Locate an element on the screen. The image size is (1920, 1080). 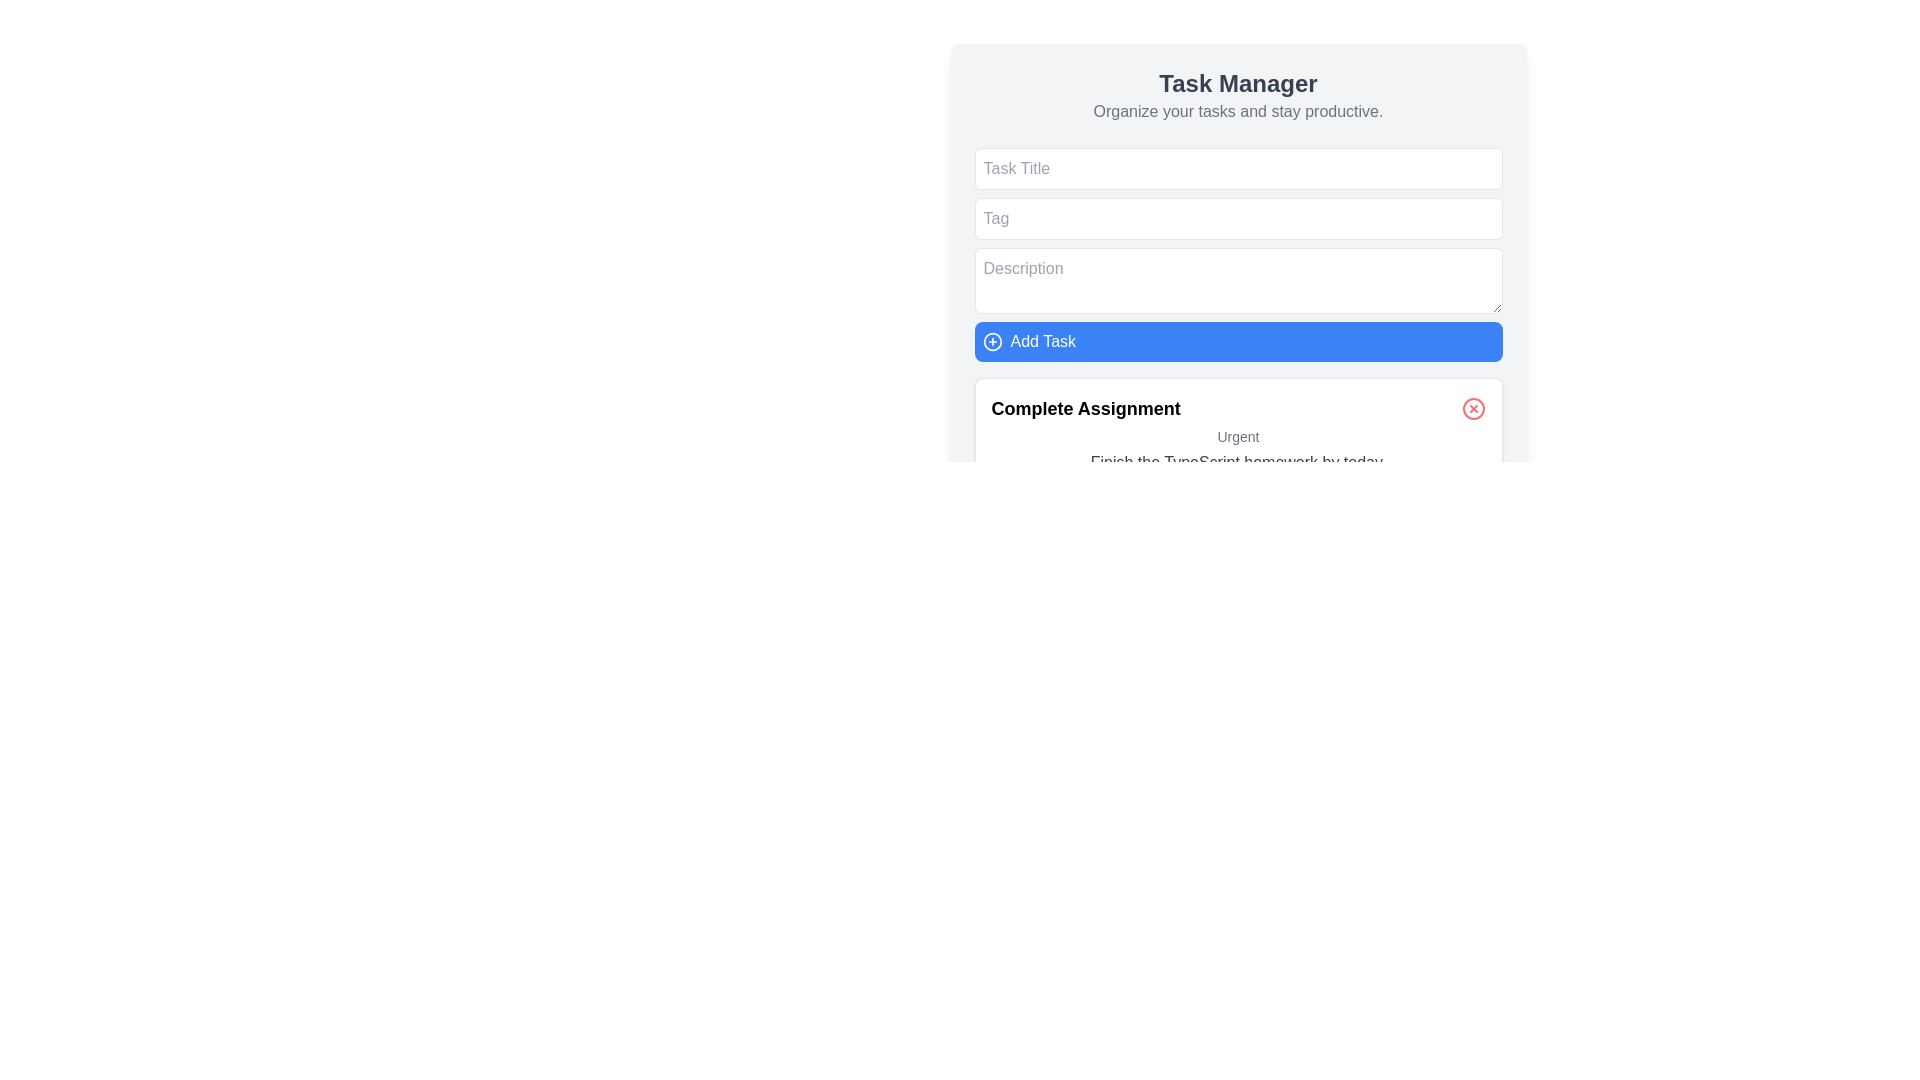
the text block element that contains the title 'Task Manager' in bold dark gray font and the subtitle 'Organize your tasks and stay productive.' in lighter gray color, located at the top of the task manager interface is located at coordinates (1237, 96).